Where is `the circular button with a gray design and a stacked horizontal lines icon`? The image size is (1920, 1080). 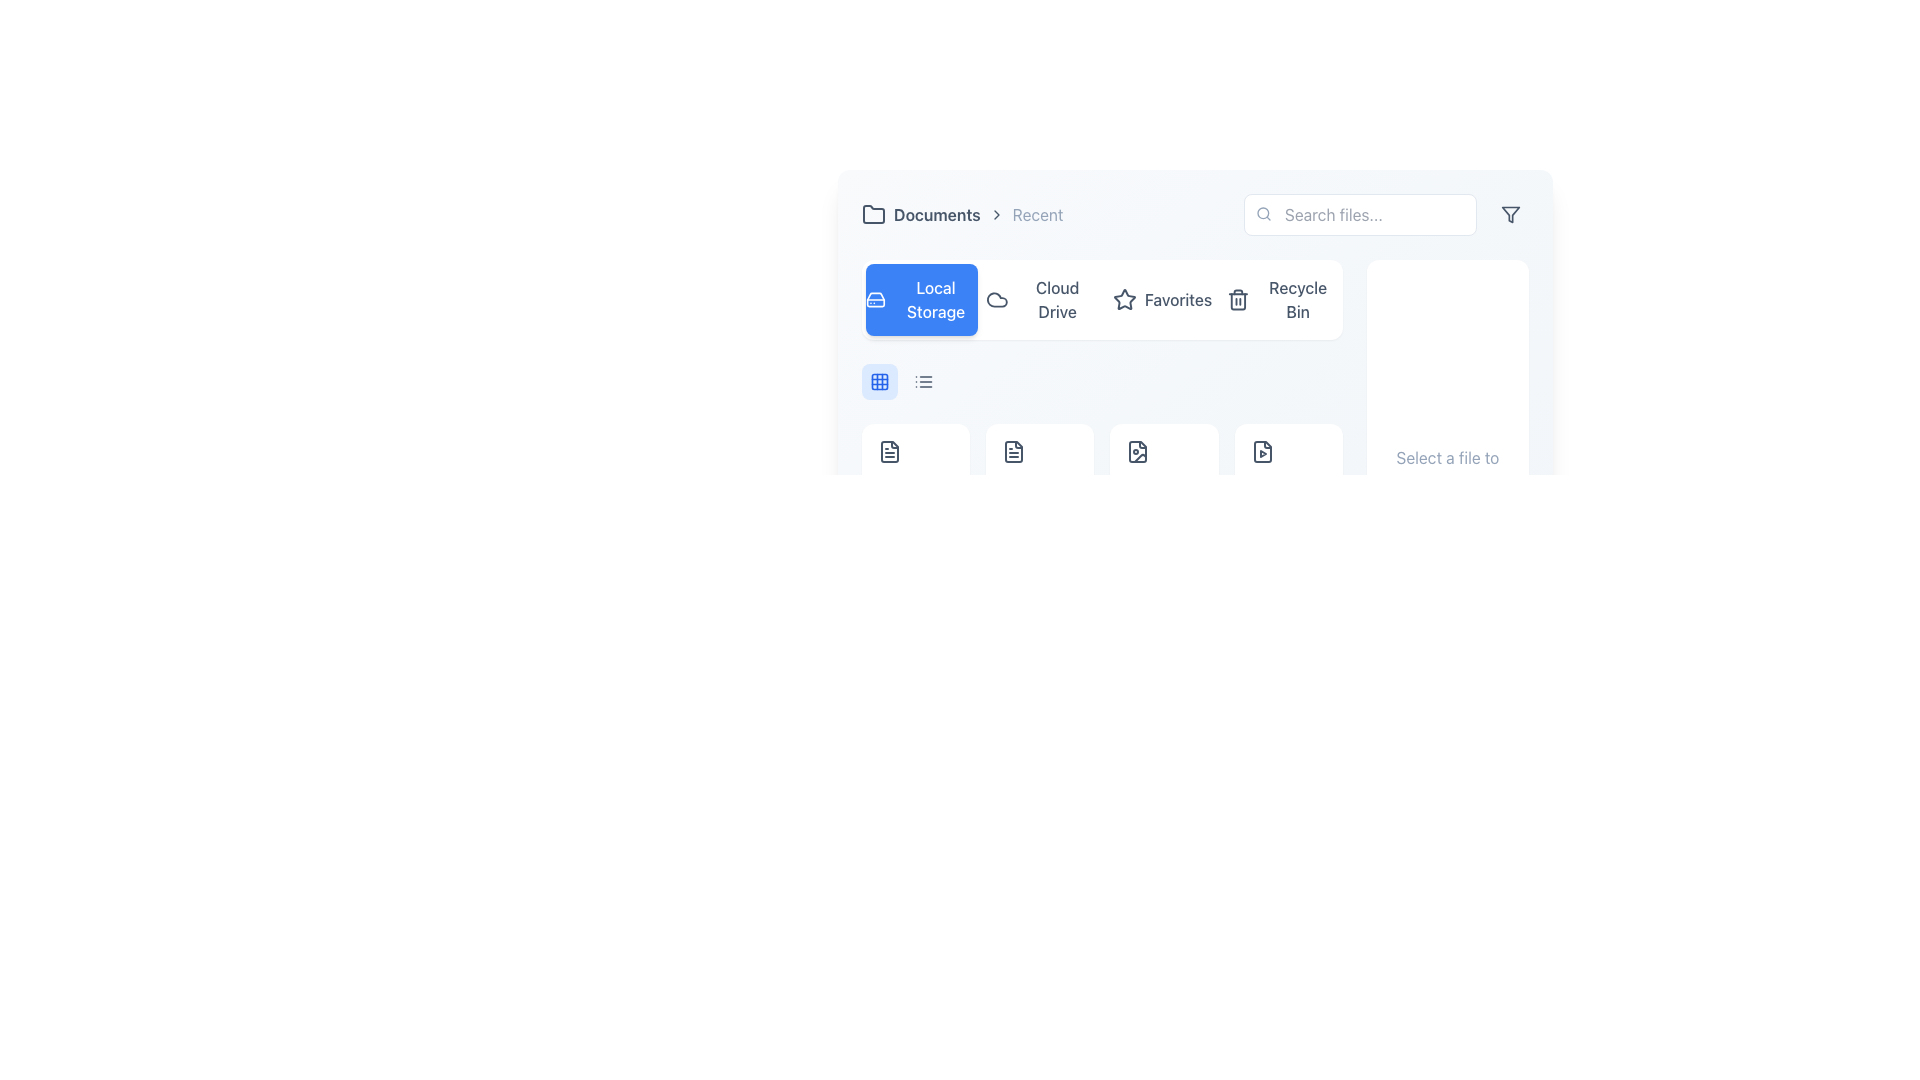 the circular button with a gray design and a stacked horizontal lines icon is located at coordinates (923, 381).